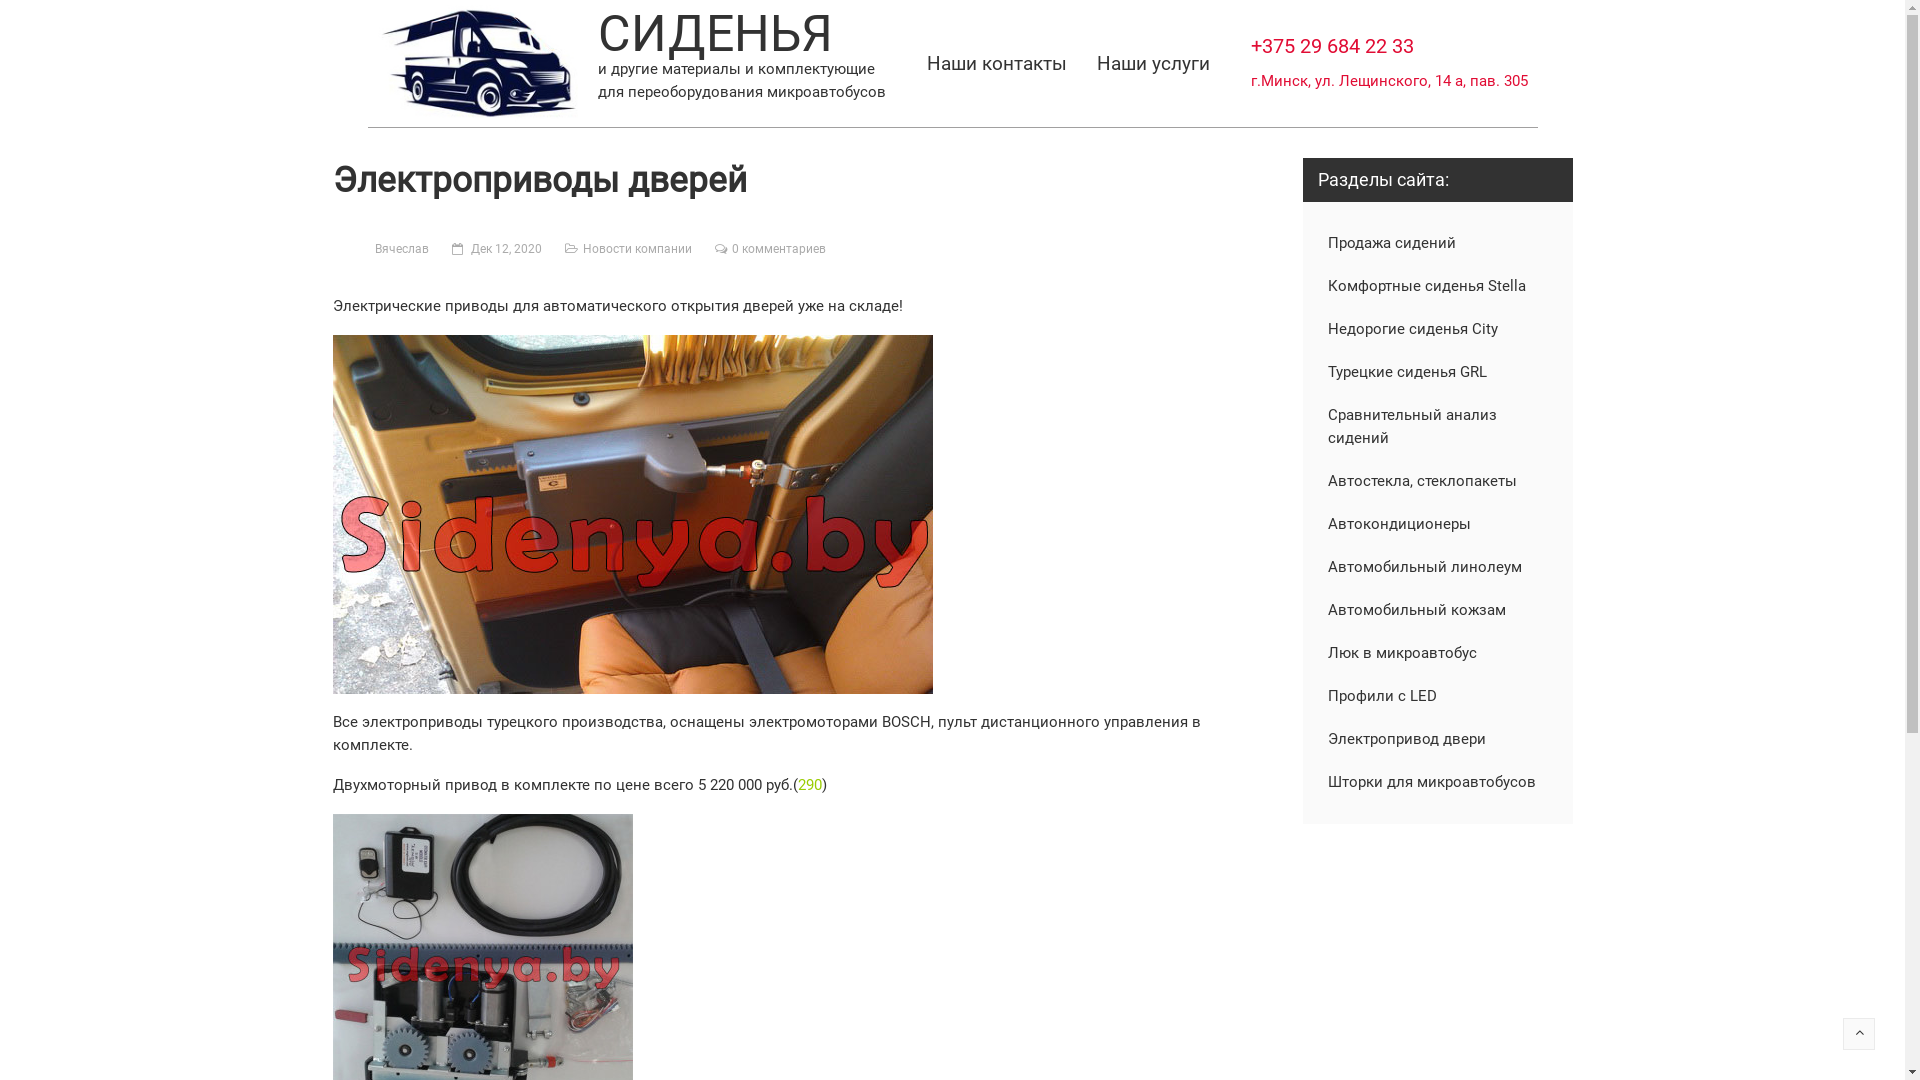 The width and height of the screenshot is (1920, 1080). Describe the element at coordinates (1331, 45) in the screenshot. I see `'+375 29 684 22 33'` at that location.